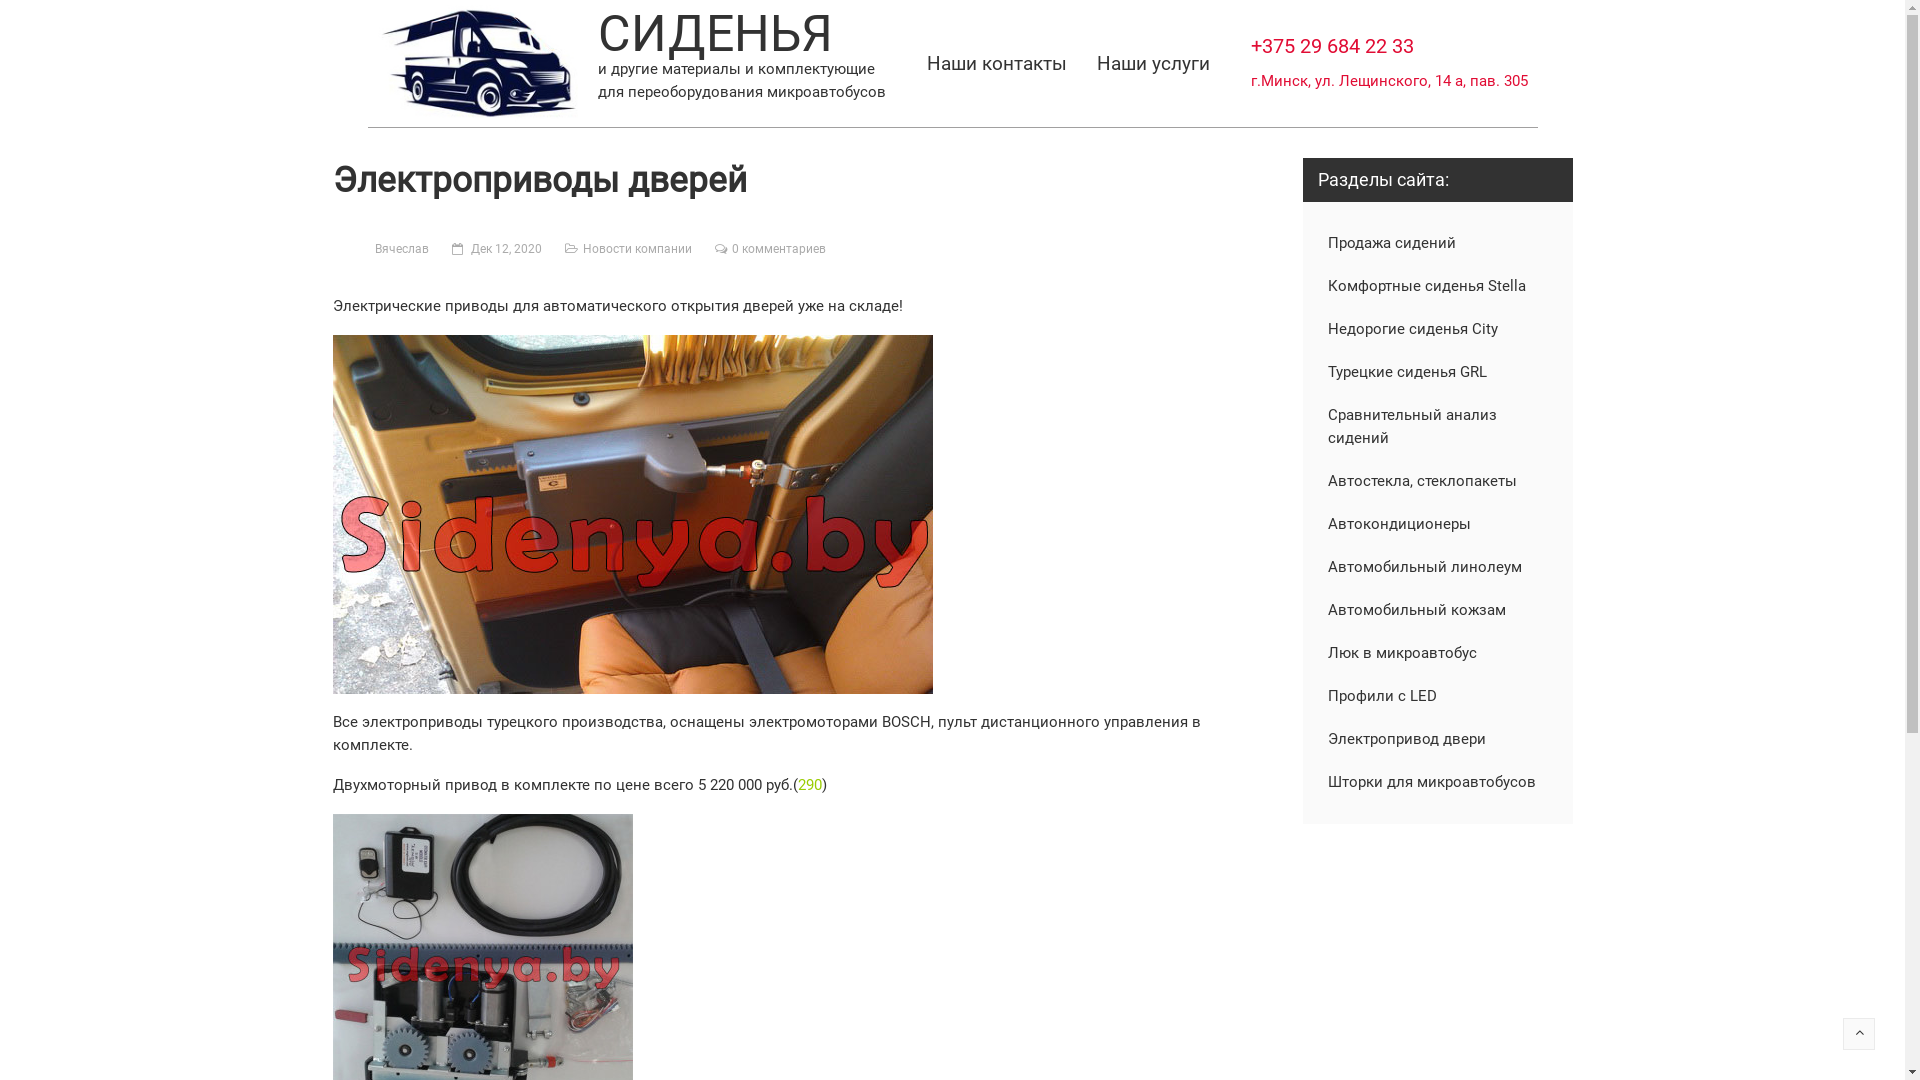 The width and height of the screenshot is (1920, 1080). Describe the element at coordinates (1331, 45) in the screenshot. I see `'+375 29 684 22 33'` at that location.